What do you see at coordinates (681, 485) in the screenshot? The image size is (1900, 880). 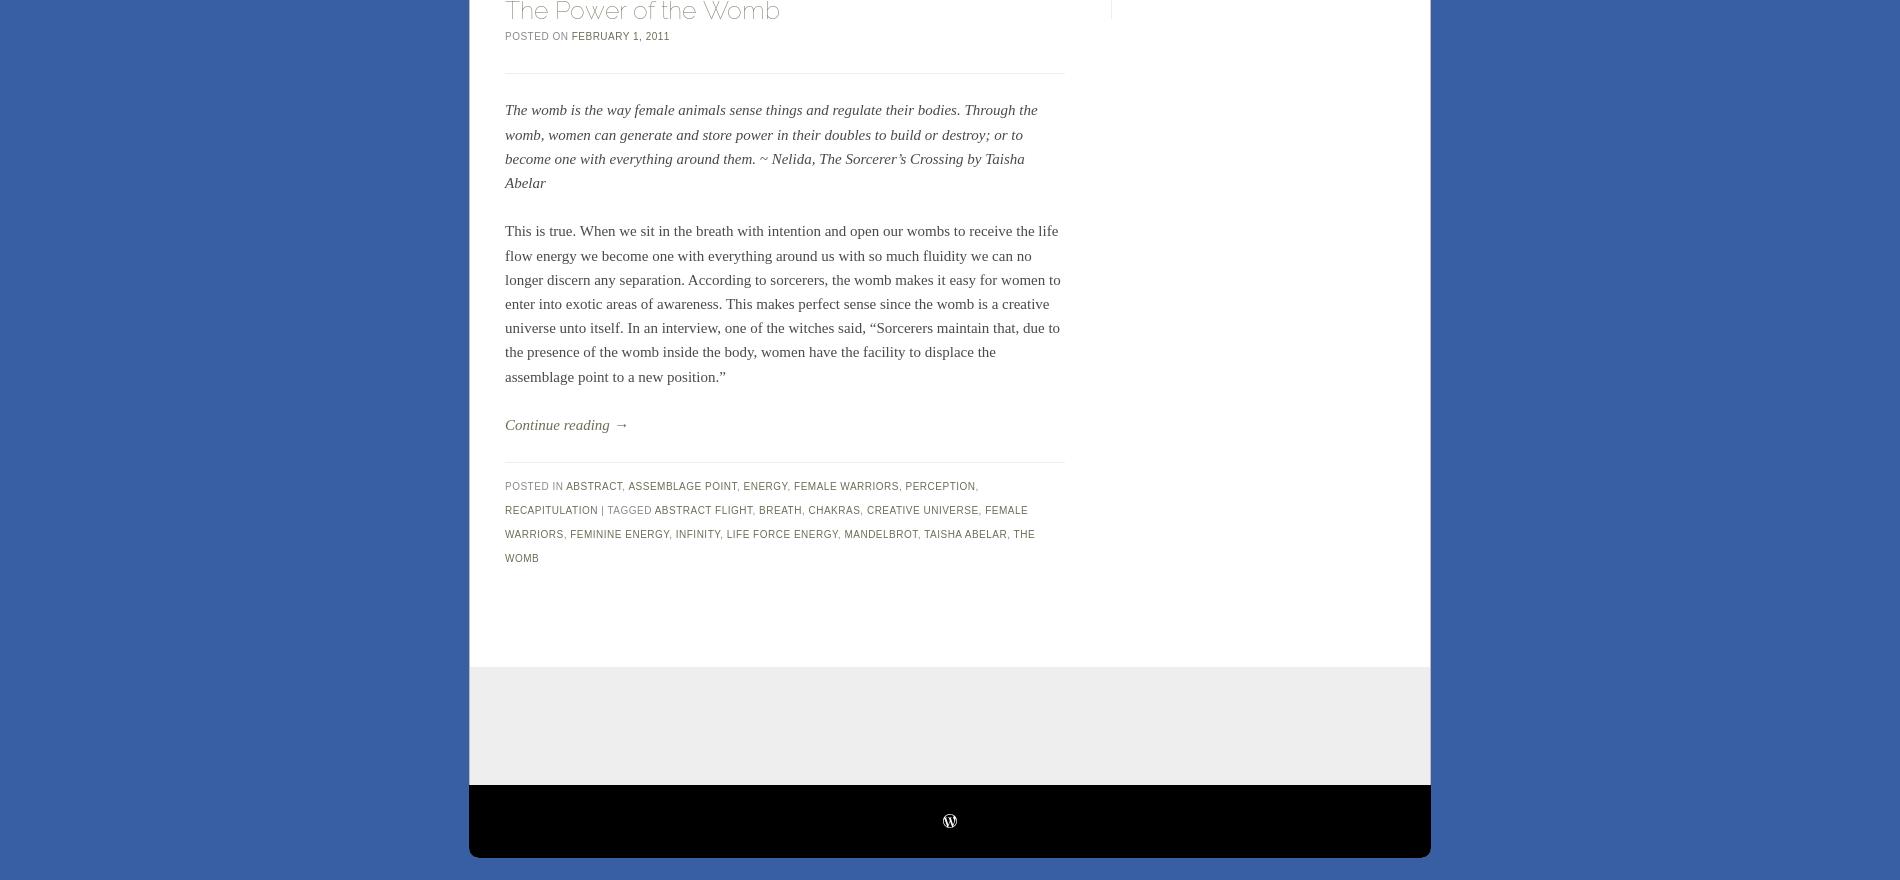 I see `'assemblage point'` at bounding box center [681, 485].